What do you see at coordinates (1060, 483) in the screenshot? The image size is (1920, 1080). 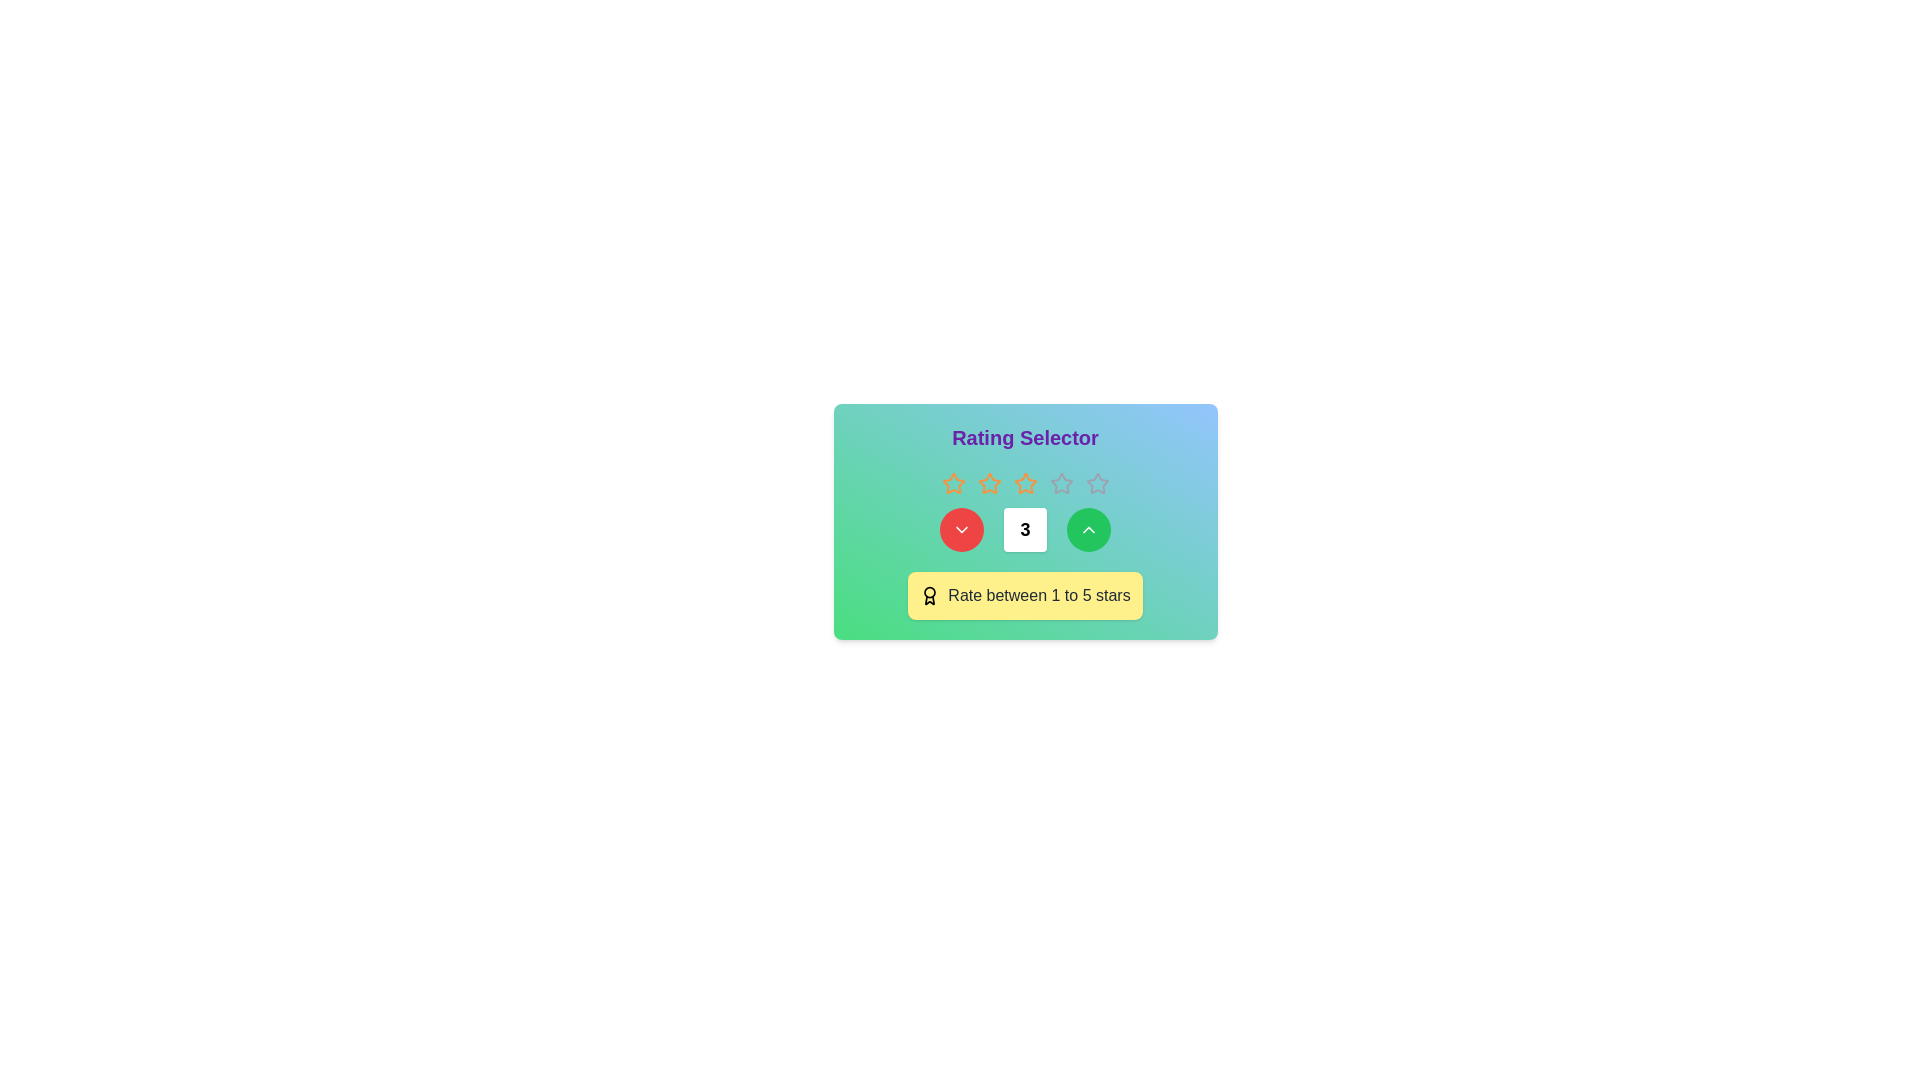 I see `the fourth star icon used for rating, which is part of a series of five stars, to indicate a rating preference` at bounding box center [1060, 483].